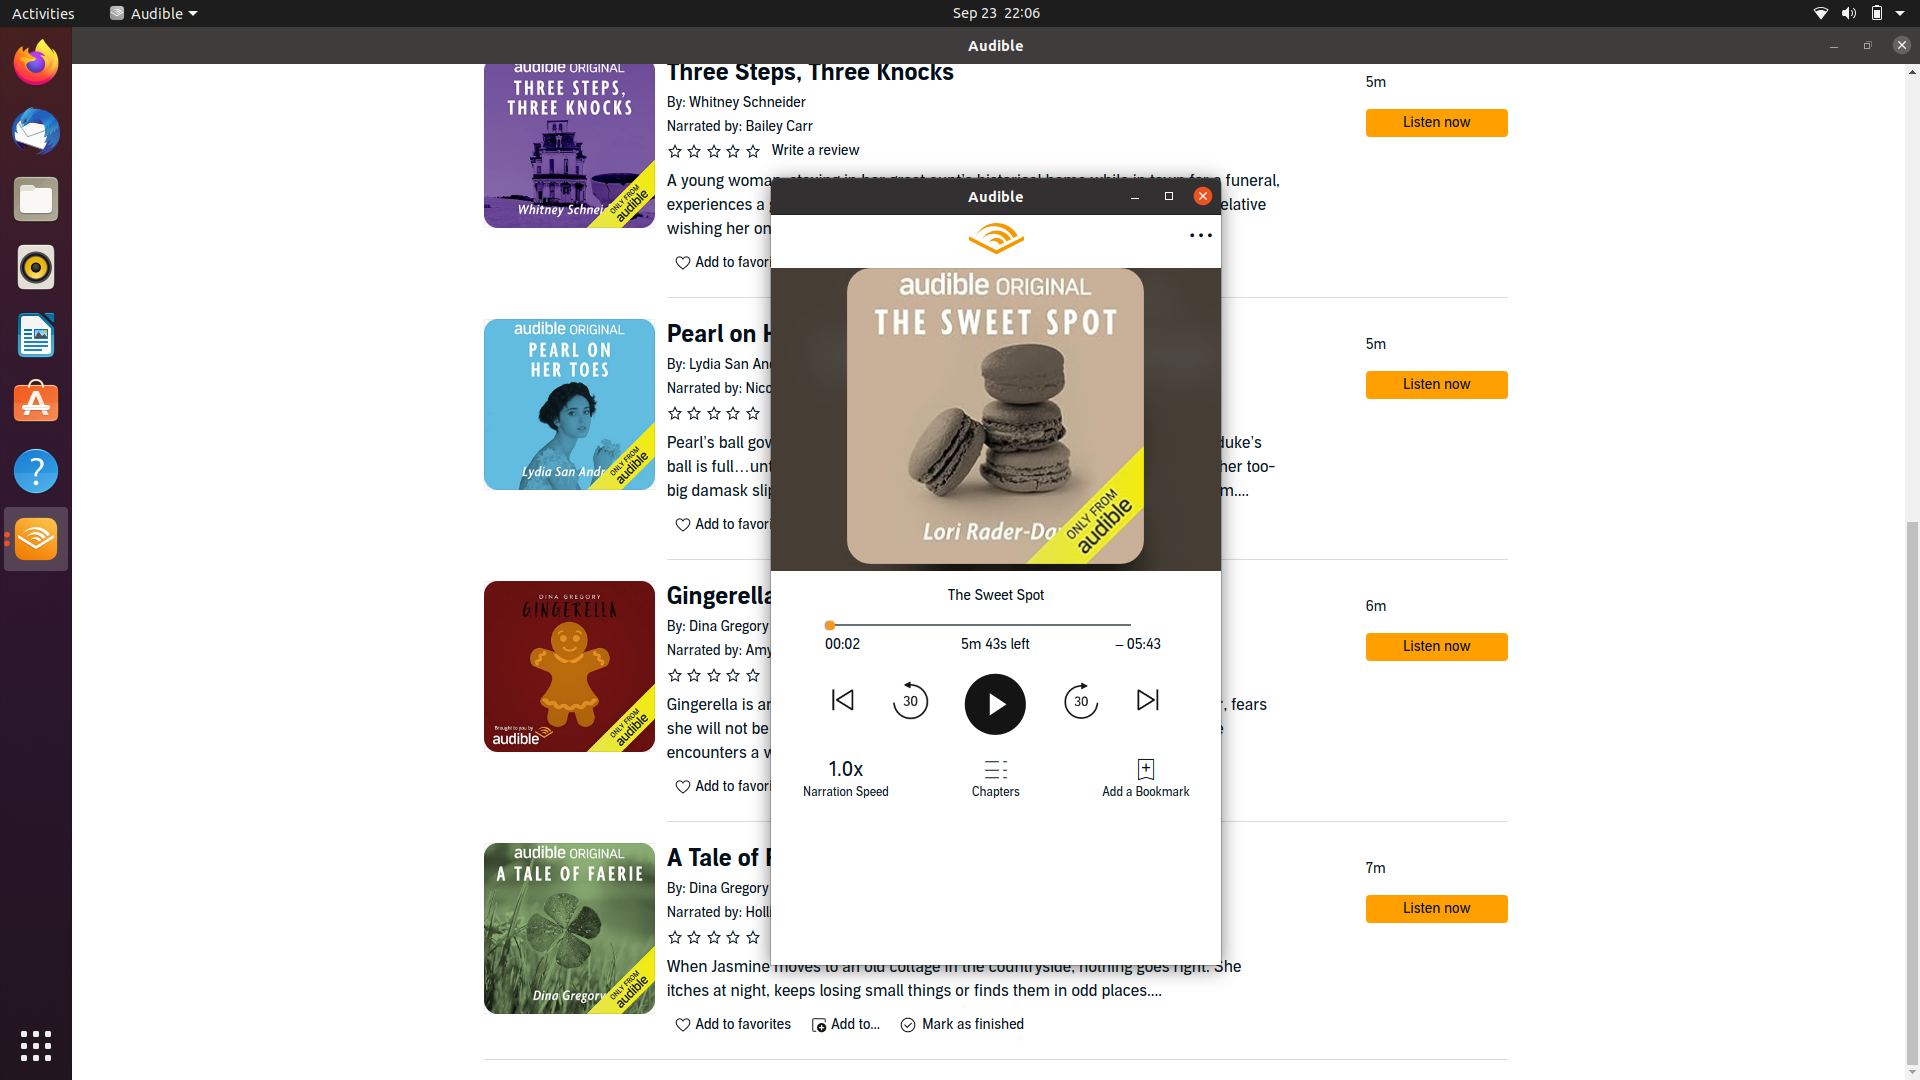 The height and width of the screenshot is (1080, 1920). I want to click on Revert to the formerly used narration speed setting, so click(846, 774).